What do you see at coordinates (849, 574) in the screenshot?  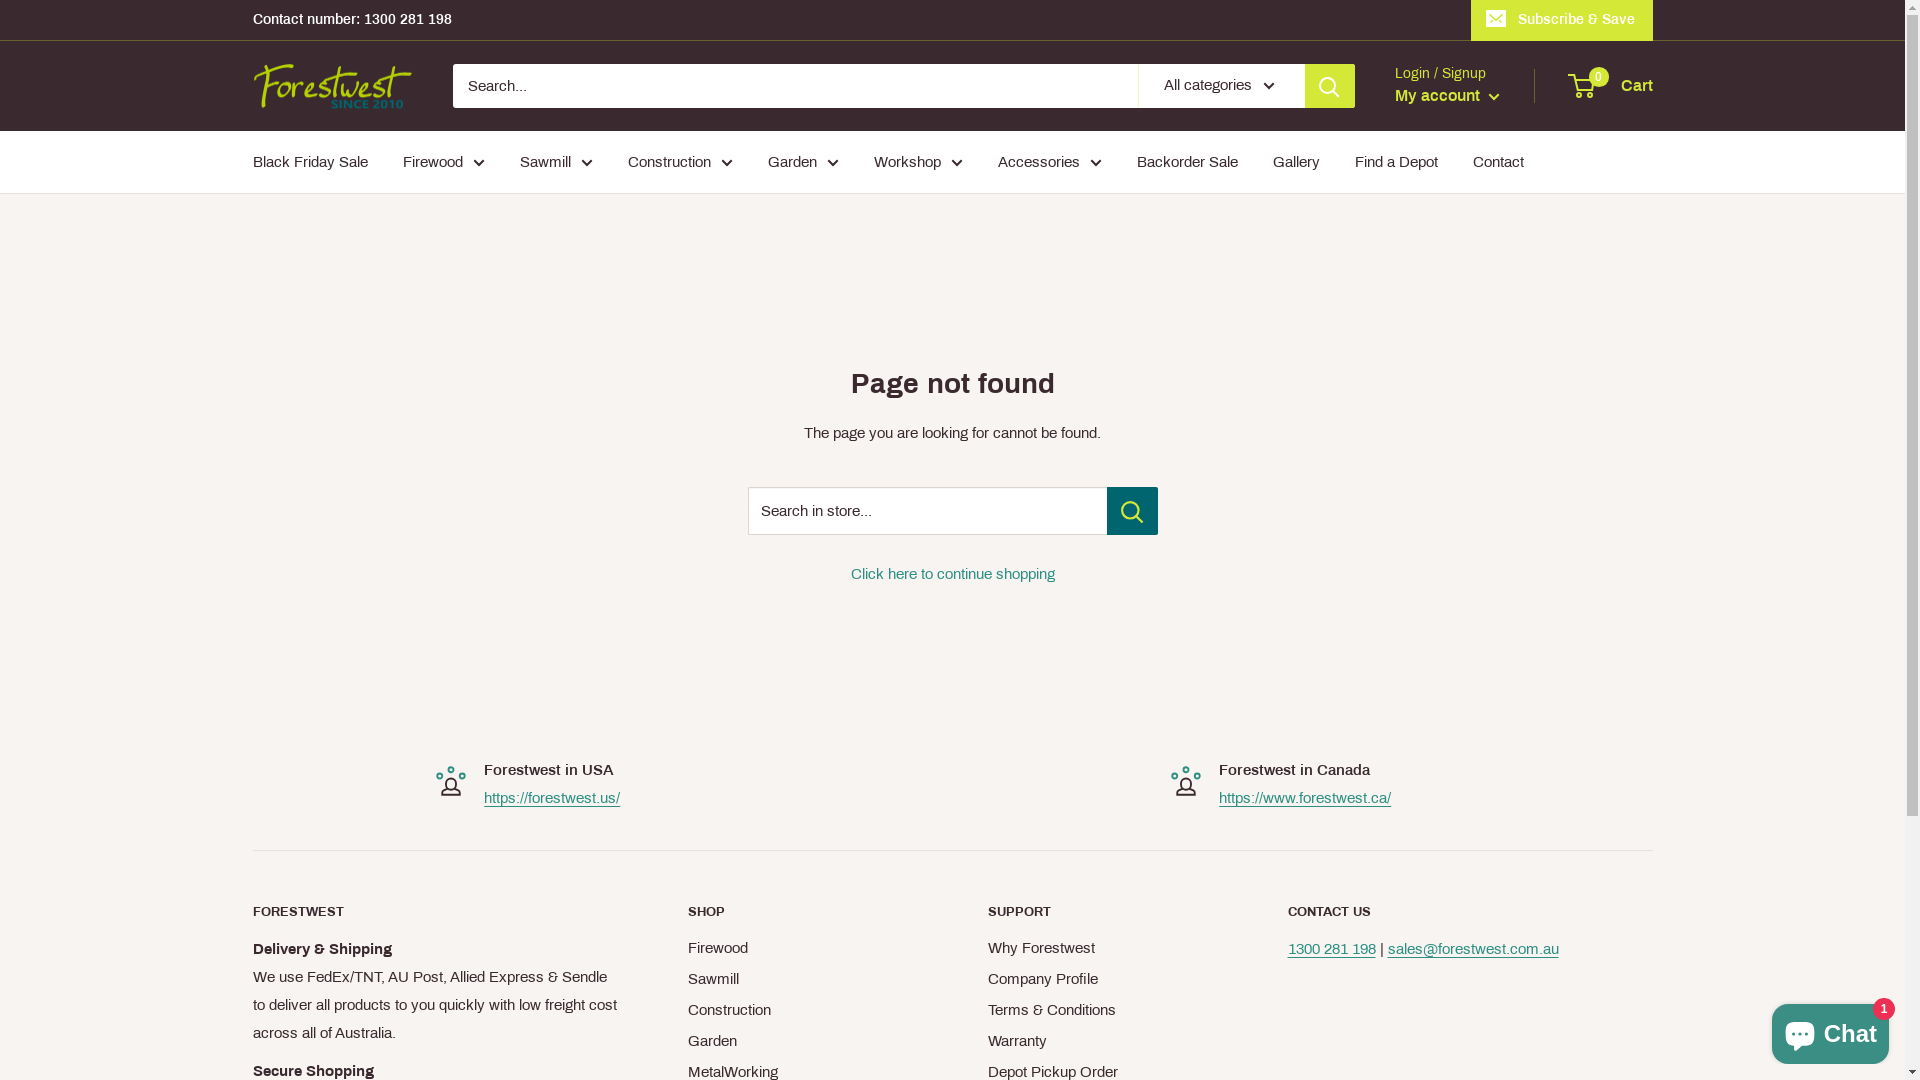 I see `'Click here to continue shopping'` at bounding box center [849, 574].